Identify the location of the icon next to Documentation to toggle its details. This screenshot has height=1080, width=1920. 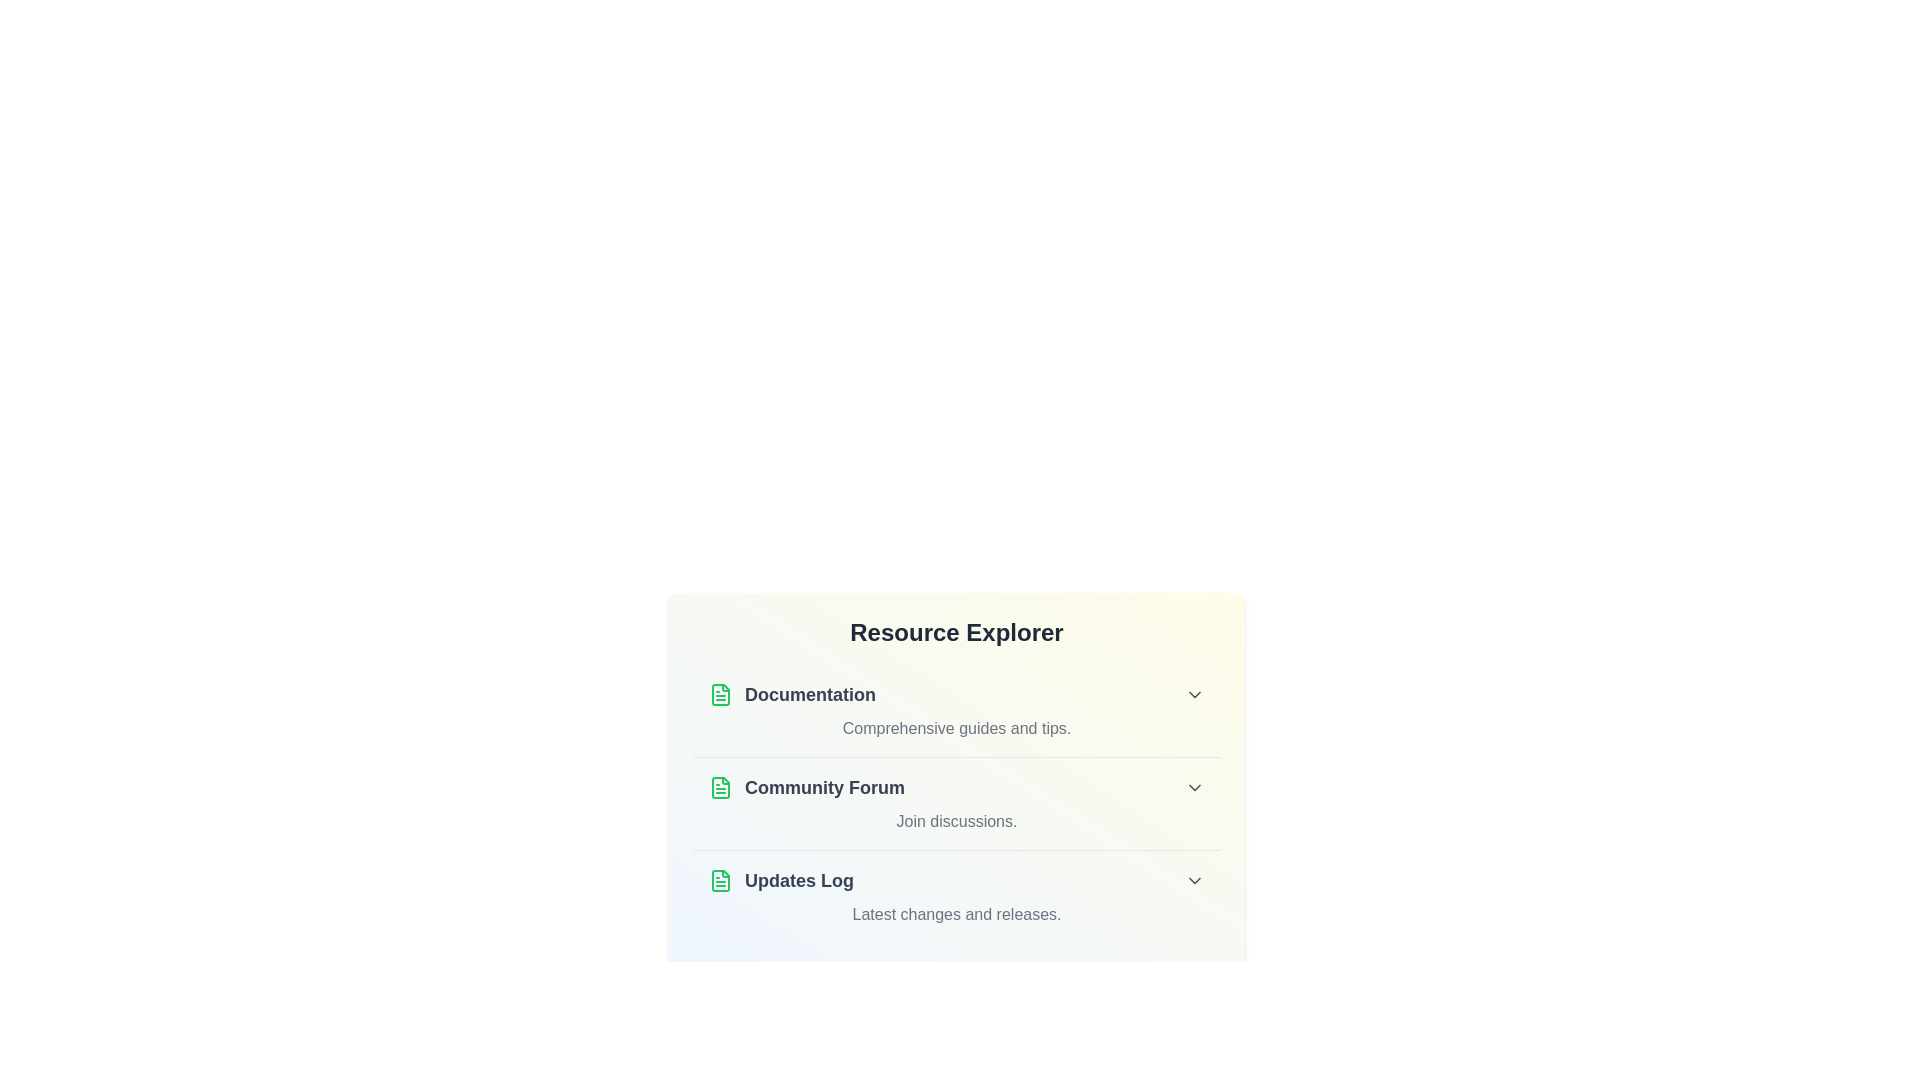
(720, 693).